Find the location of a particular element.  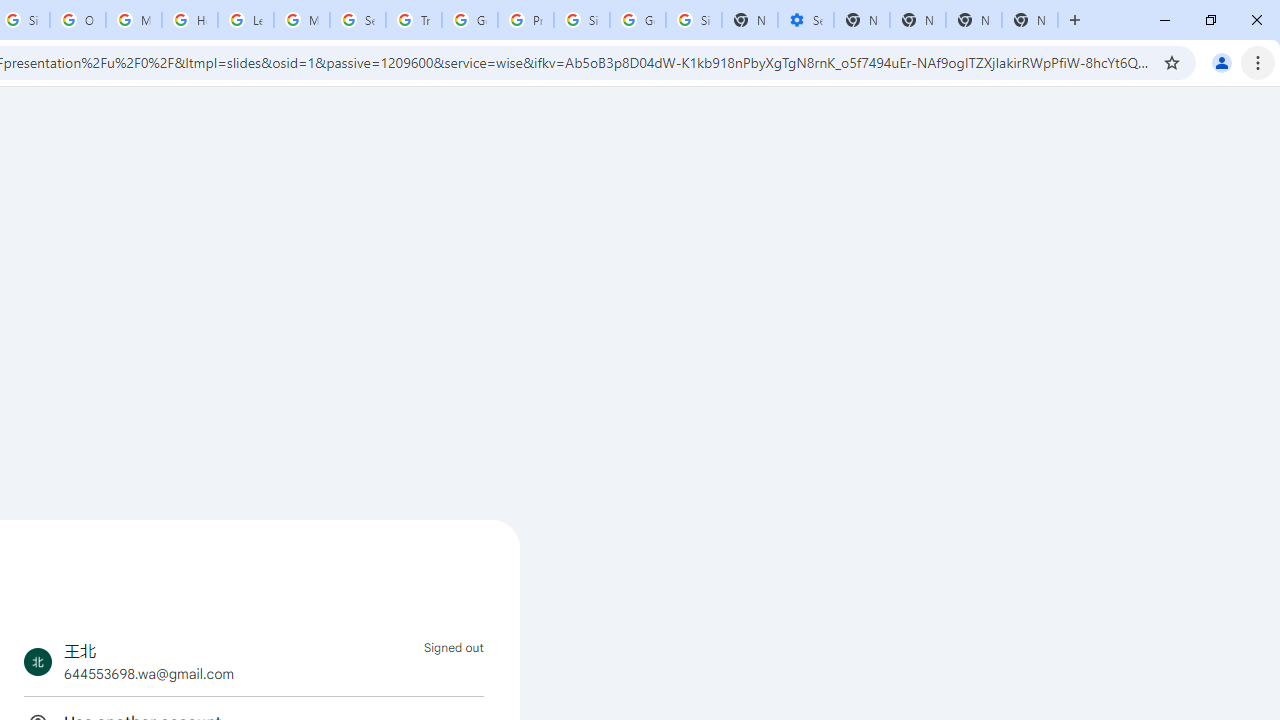

'Google Ads - Sign in' is located at coordinates (468, 20).